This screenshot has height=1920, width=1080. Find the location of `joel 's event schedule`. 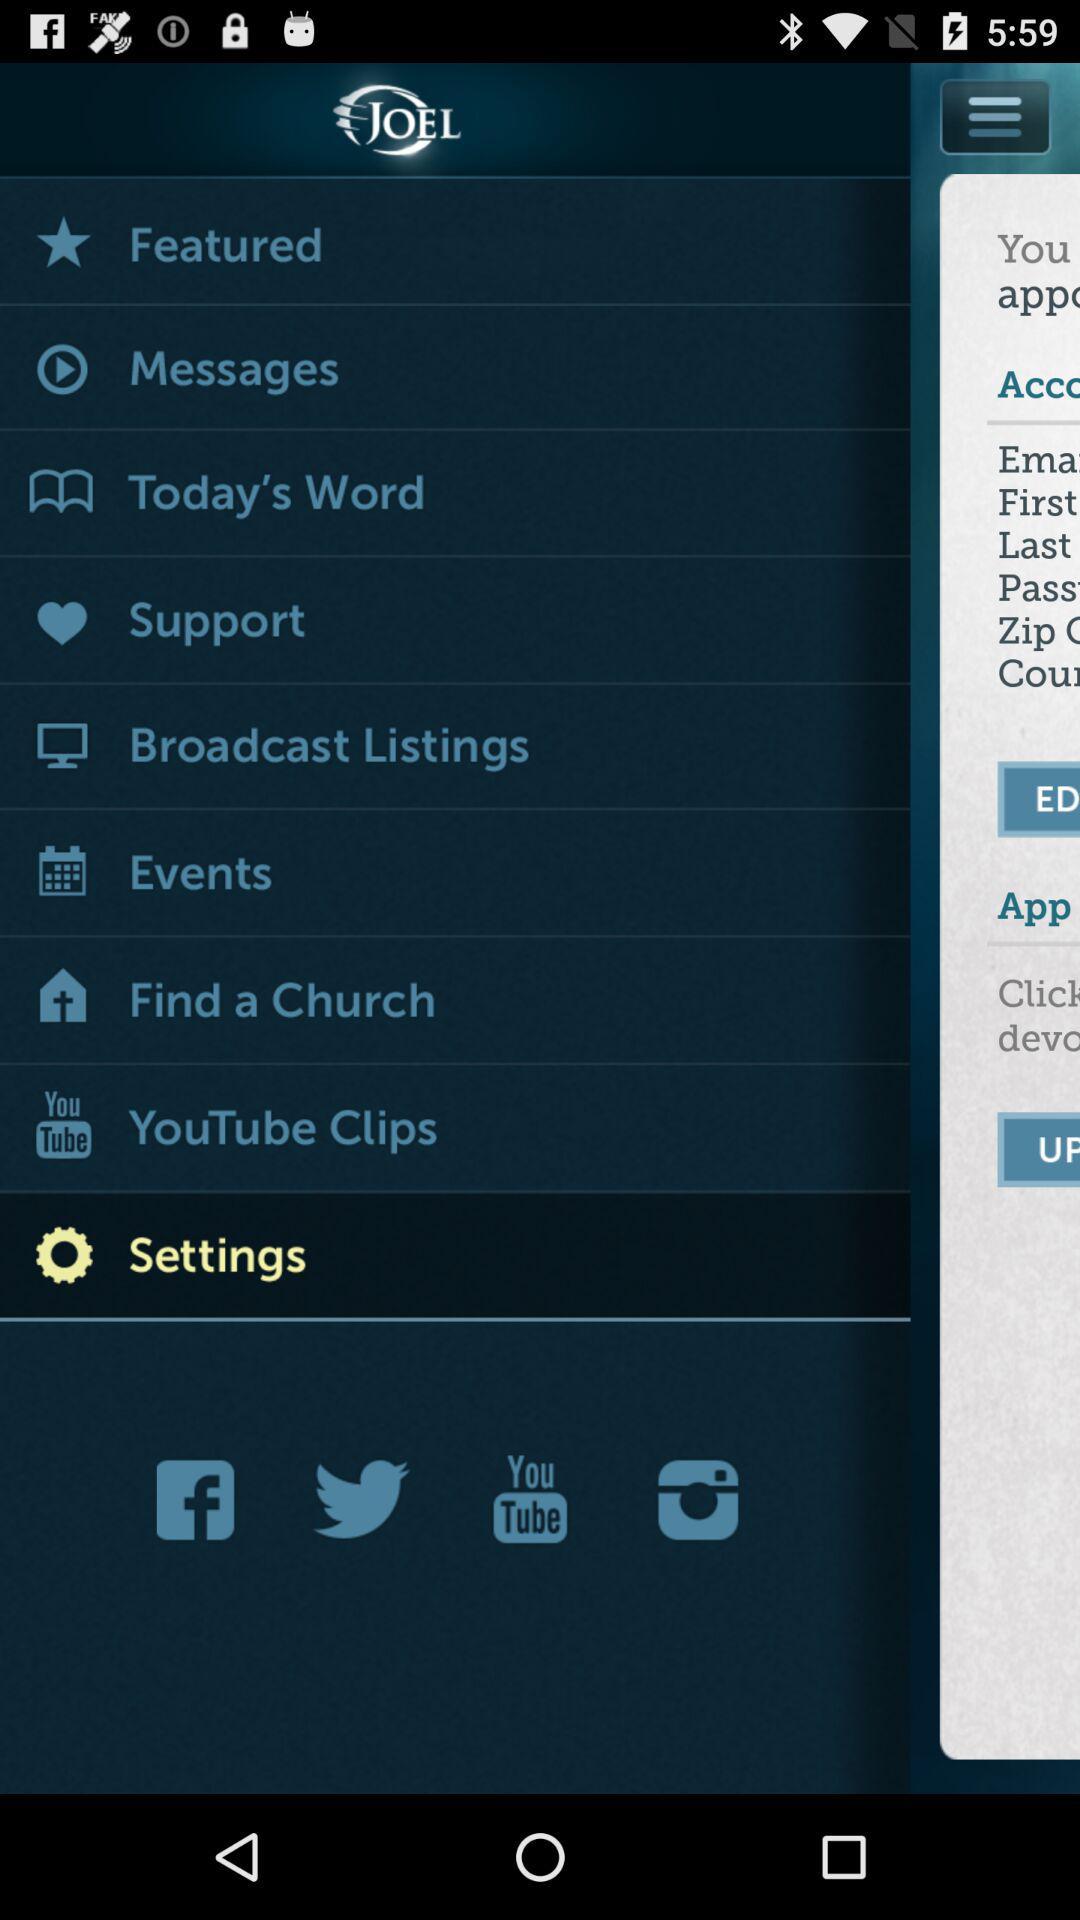

joel 's event schedule is located at coordinates (455, 875).